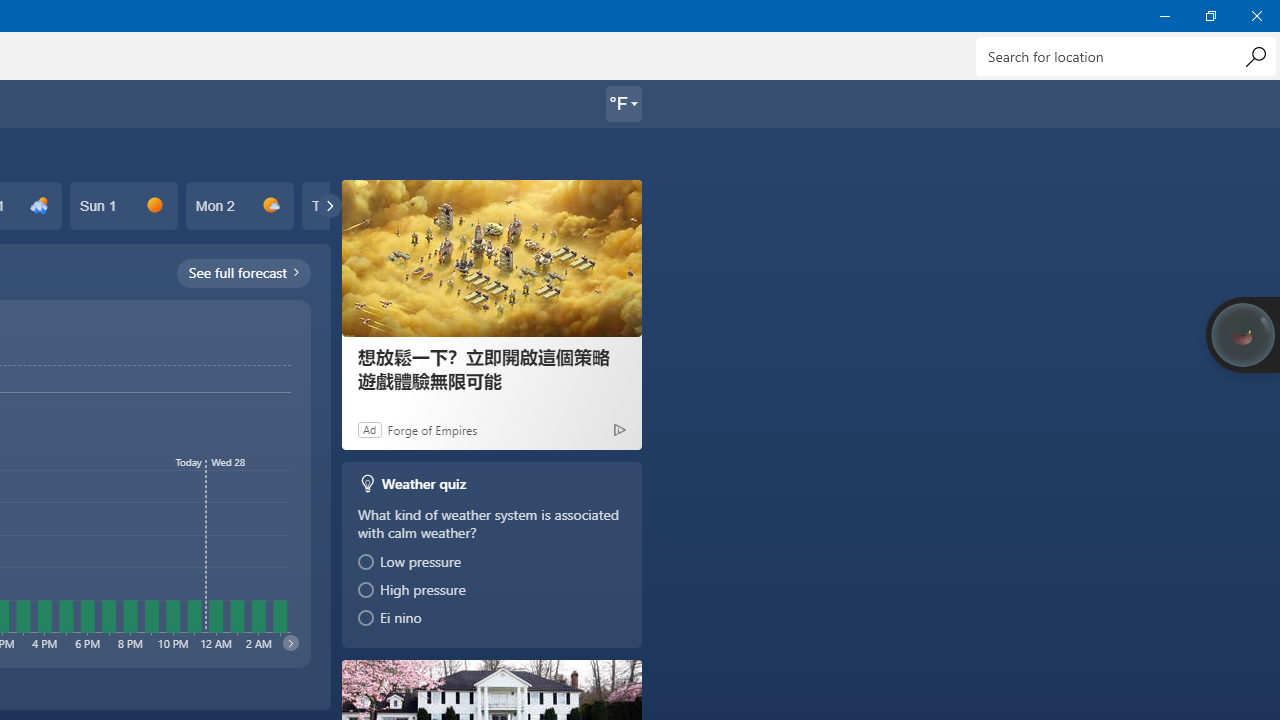 This screenshot has width=1280, height=720. Describe the element at coordinates (1125, 55) in the screenshot. I see `'Search for location'` at that location.